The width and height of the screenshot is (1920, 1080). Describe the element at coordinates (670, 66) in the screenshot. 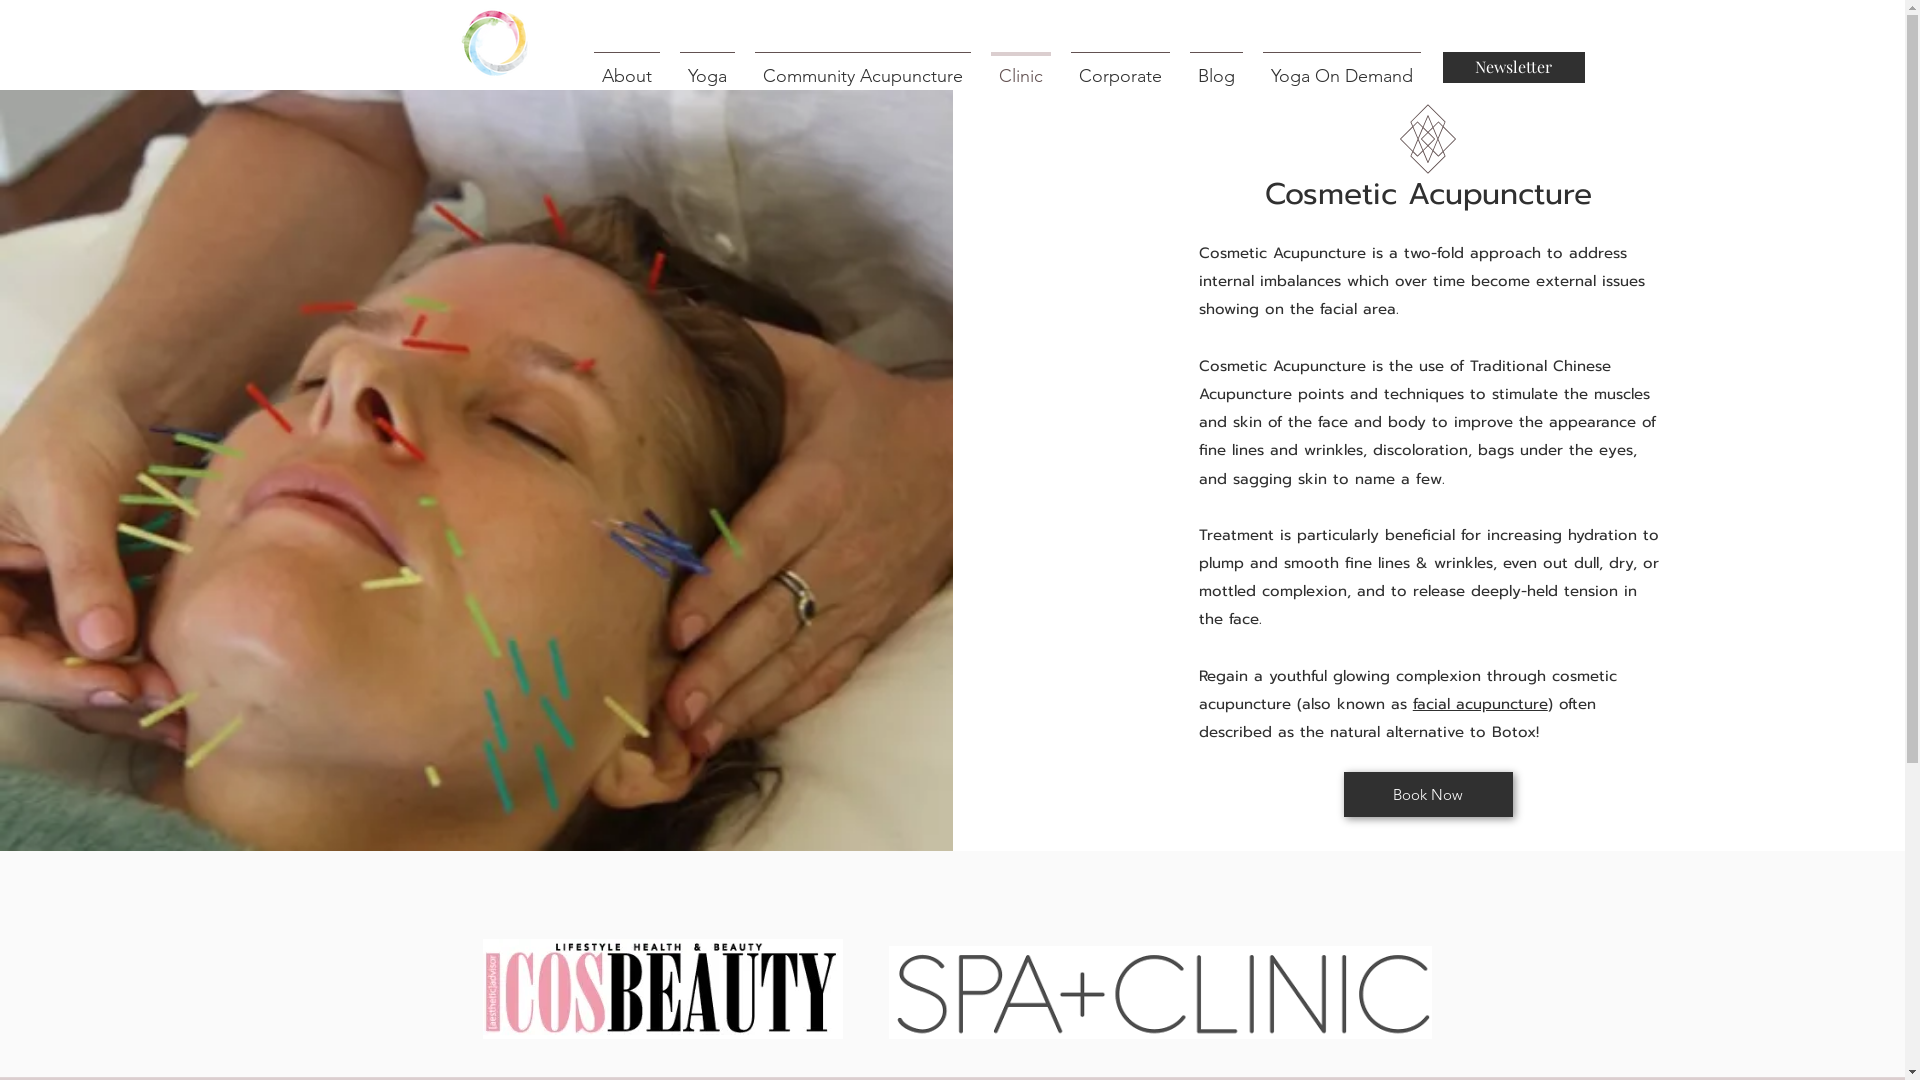

I see `'Yoga'` at that location.